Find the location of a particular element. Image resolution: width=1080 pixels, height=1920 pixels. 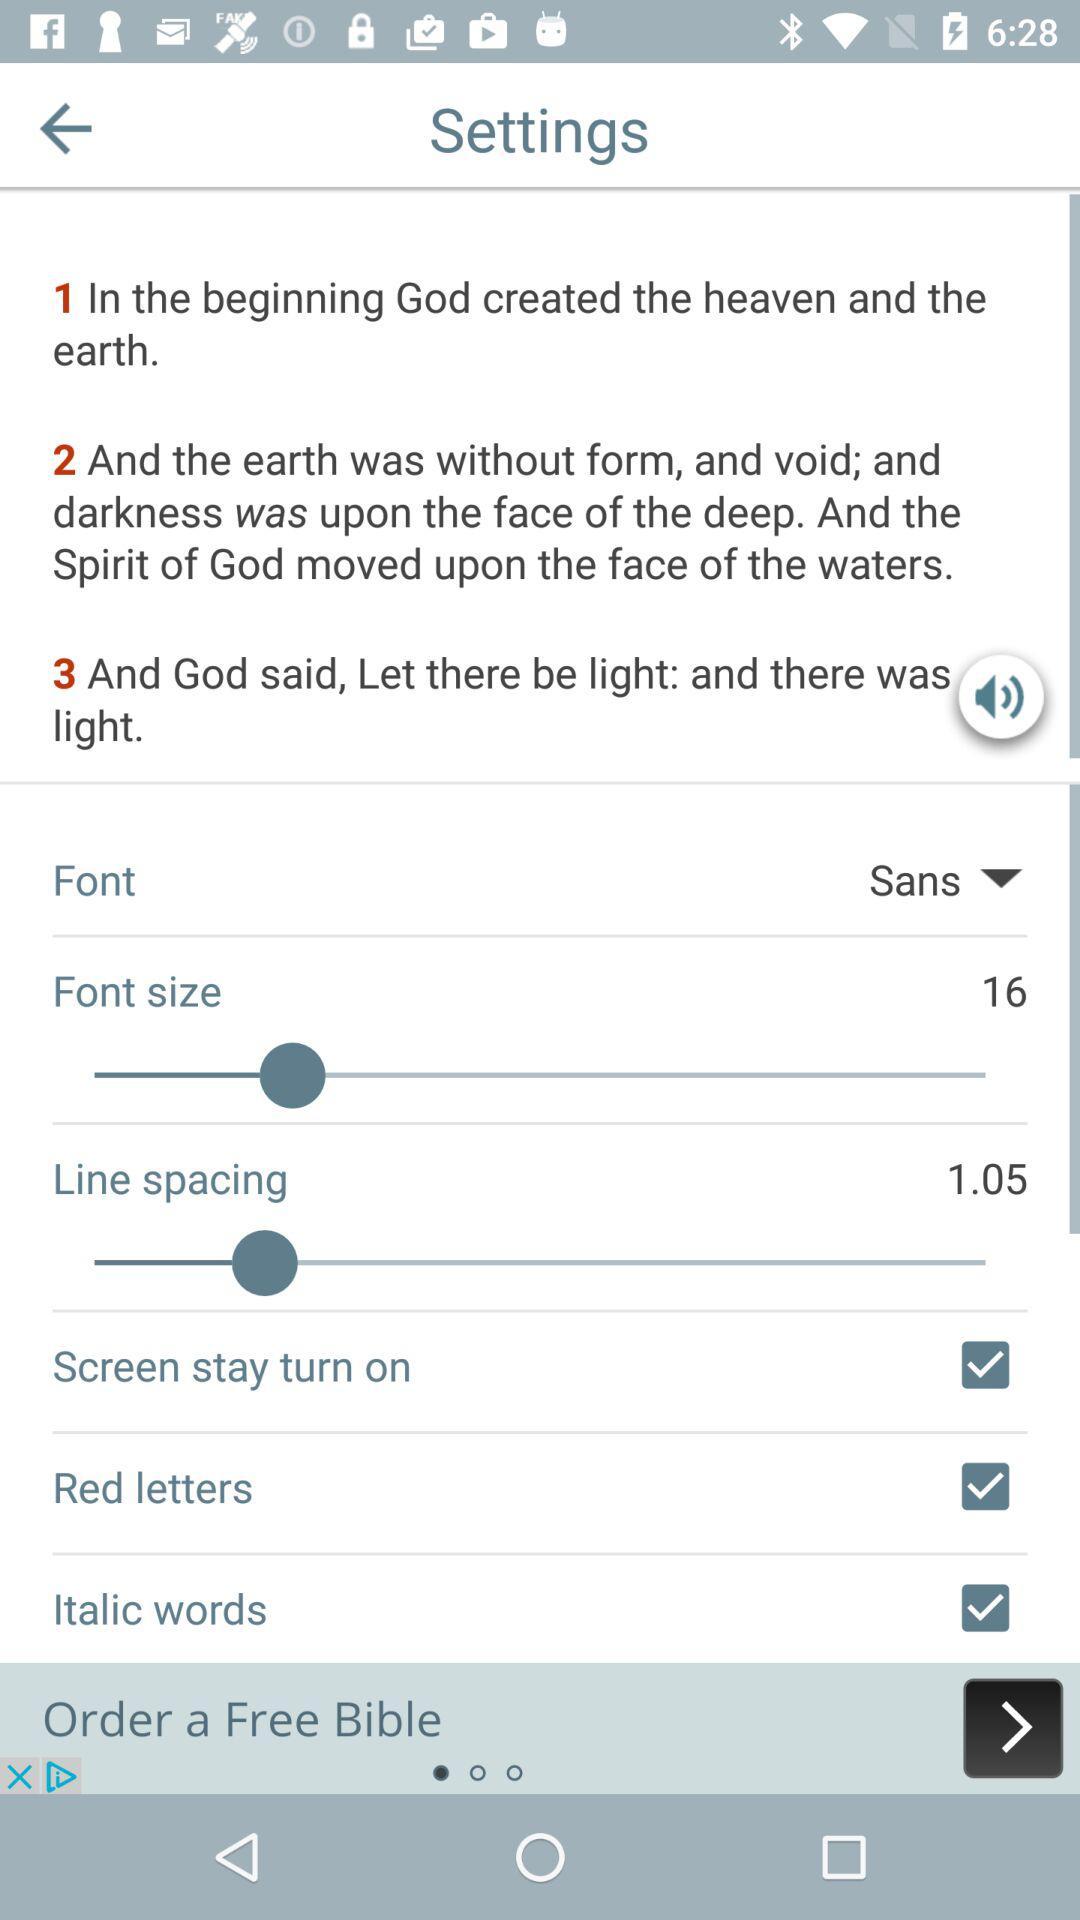

screen stay turn on setting is located at coordinates (984, 1363).